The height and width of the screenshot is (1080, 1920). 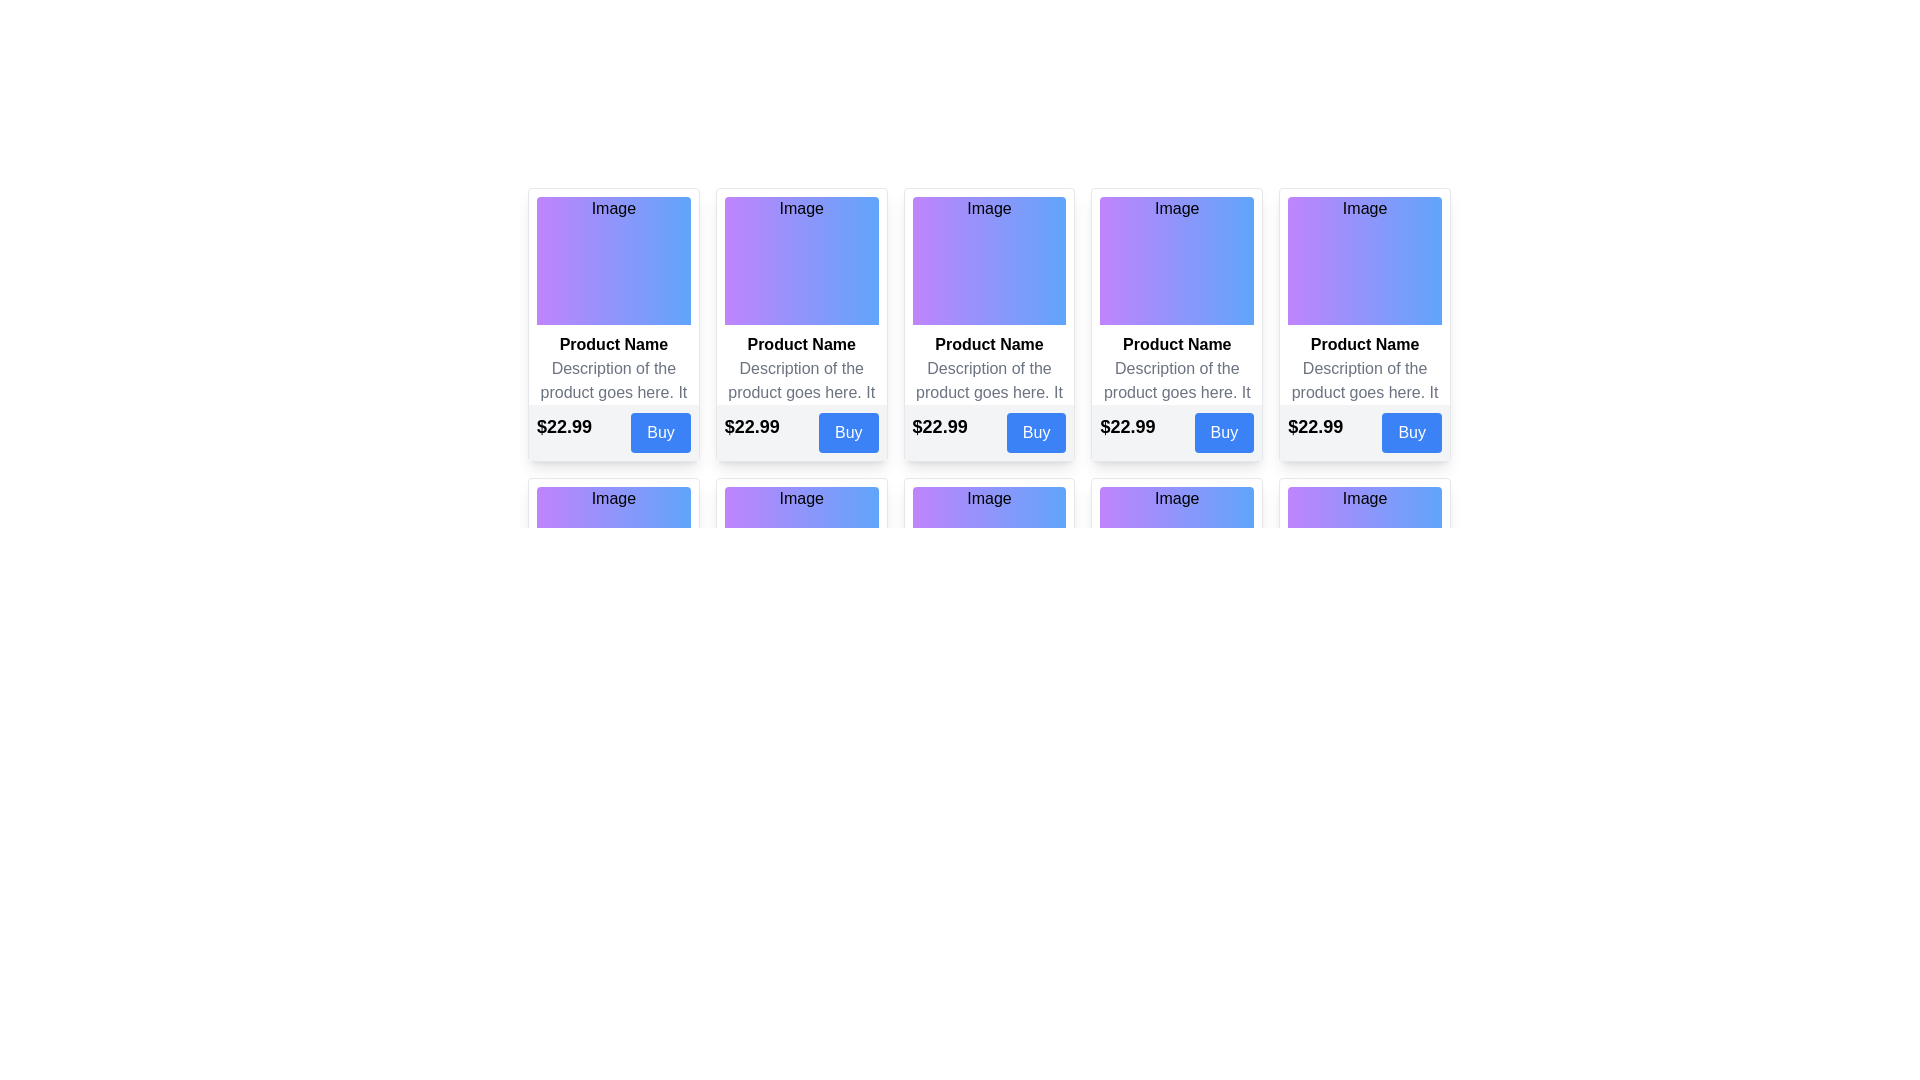 I want to click on the text label displaying the price '$22.99', which is located on the bottom-left side of the second product card, within a light grey background area, so click(x=751, y=431).